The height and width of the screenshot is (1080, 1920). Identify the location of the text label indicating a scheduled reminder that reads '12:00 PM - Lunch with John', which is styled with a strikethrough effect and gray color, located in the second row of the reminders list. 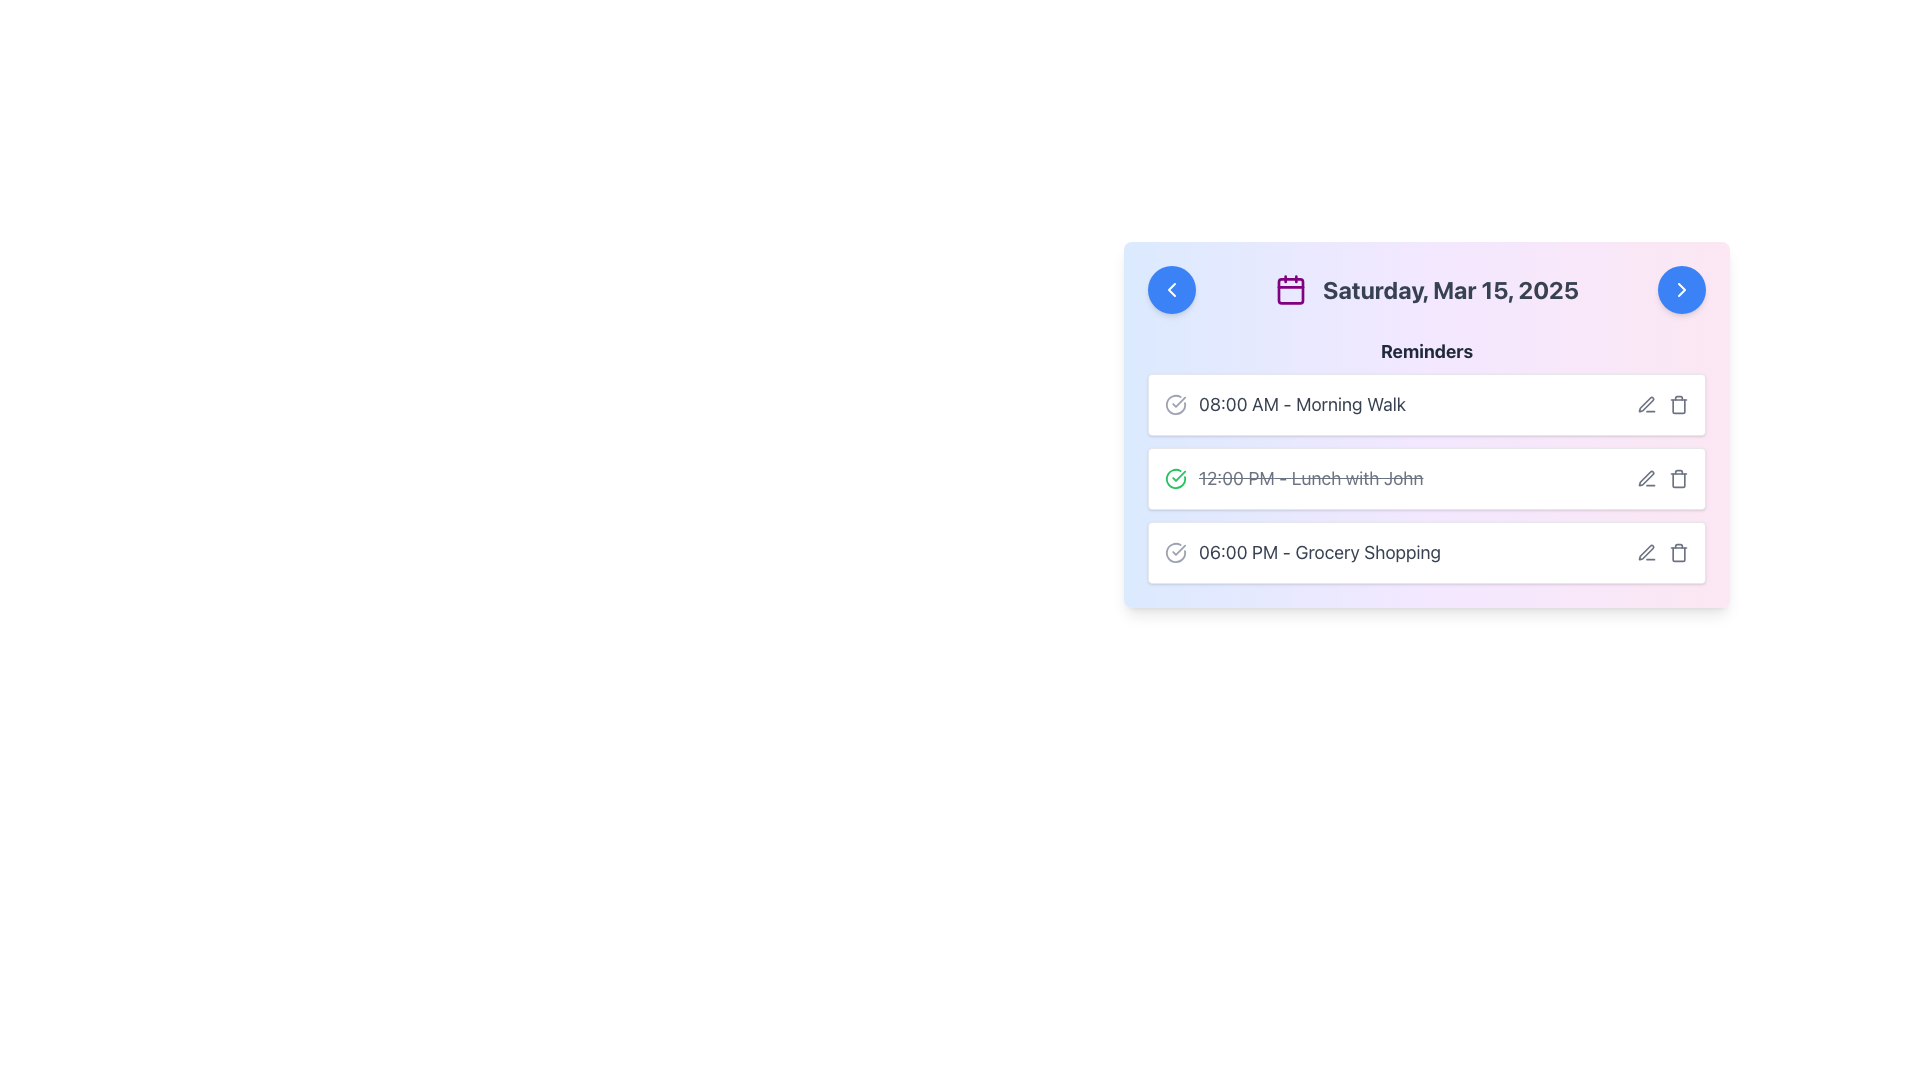
(1311, 478).